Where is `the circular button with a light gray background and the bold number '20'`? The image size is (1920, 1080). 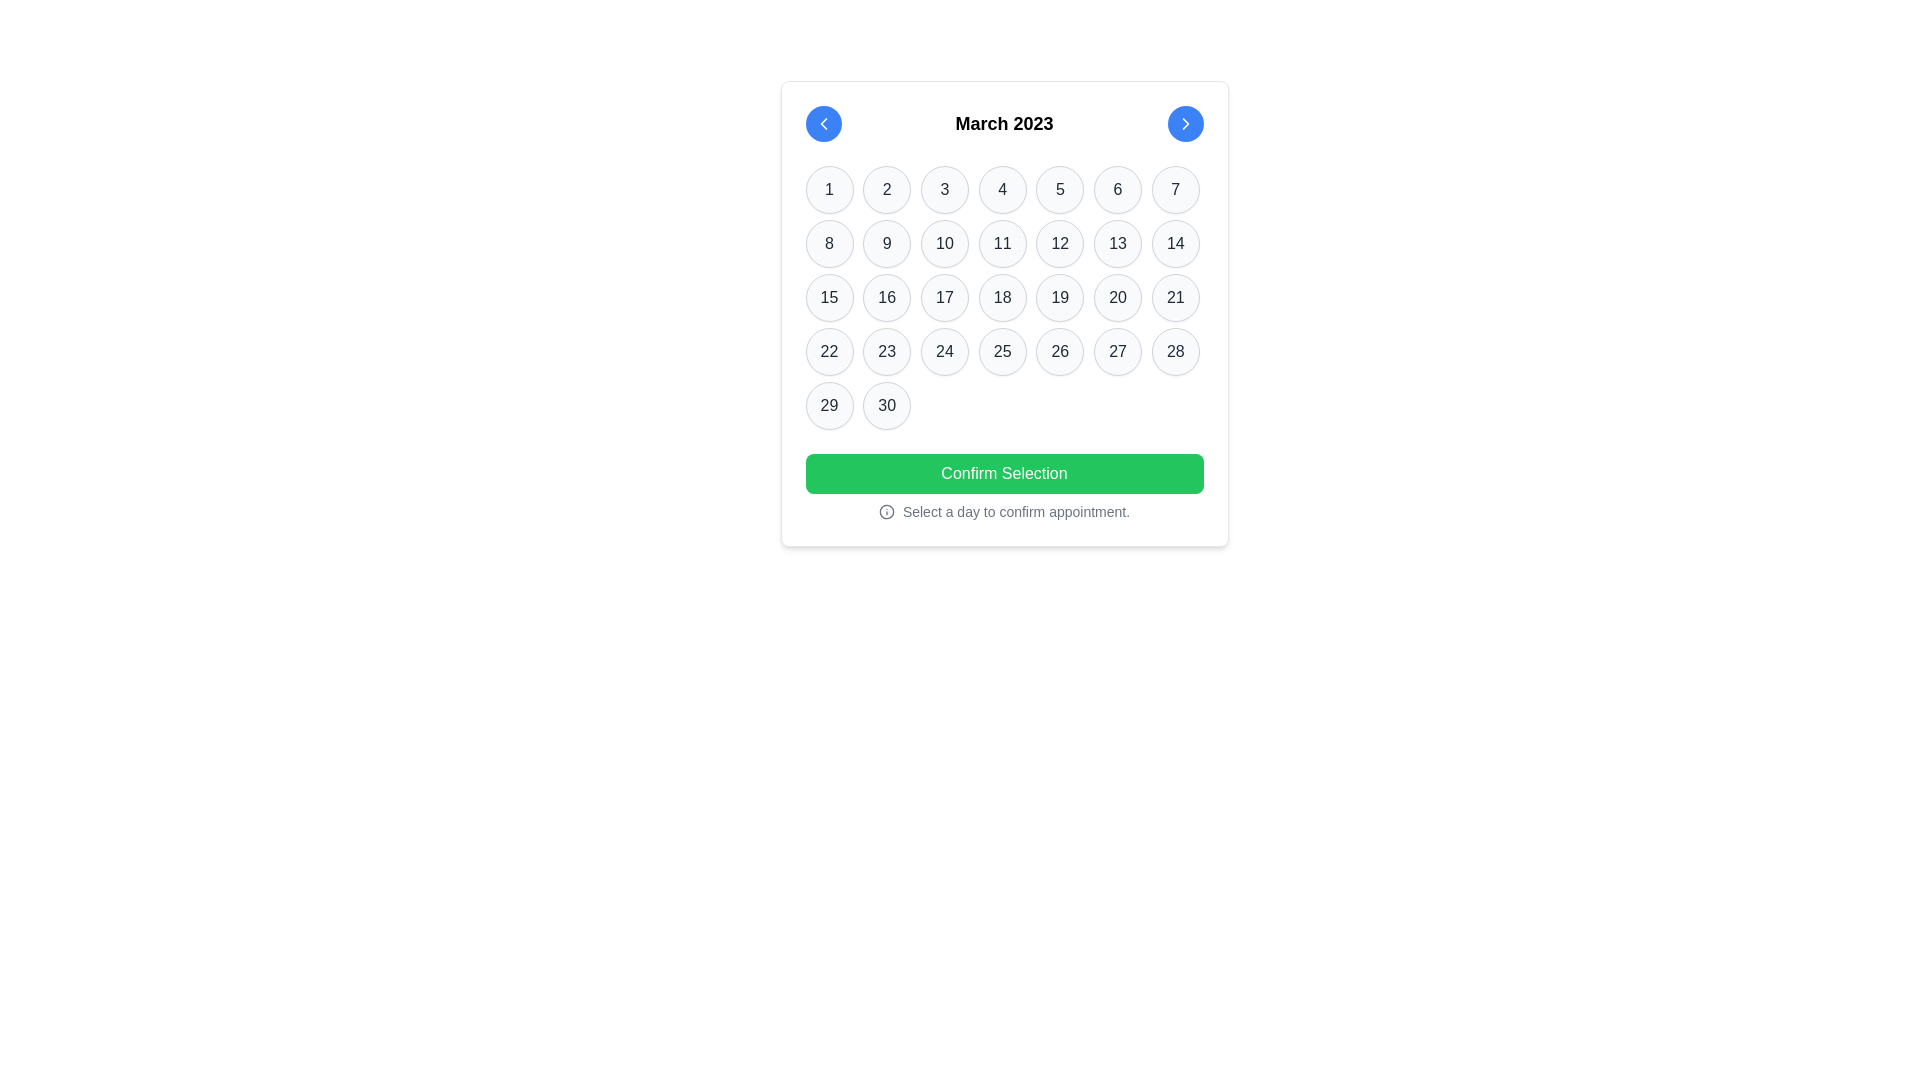
the circular button with a light gray background and the bold number '20' is located at coordinates (1117, 297).